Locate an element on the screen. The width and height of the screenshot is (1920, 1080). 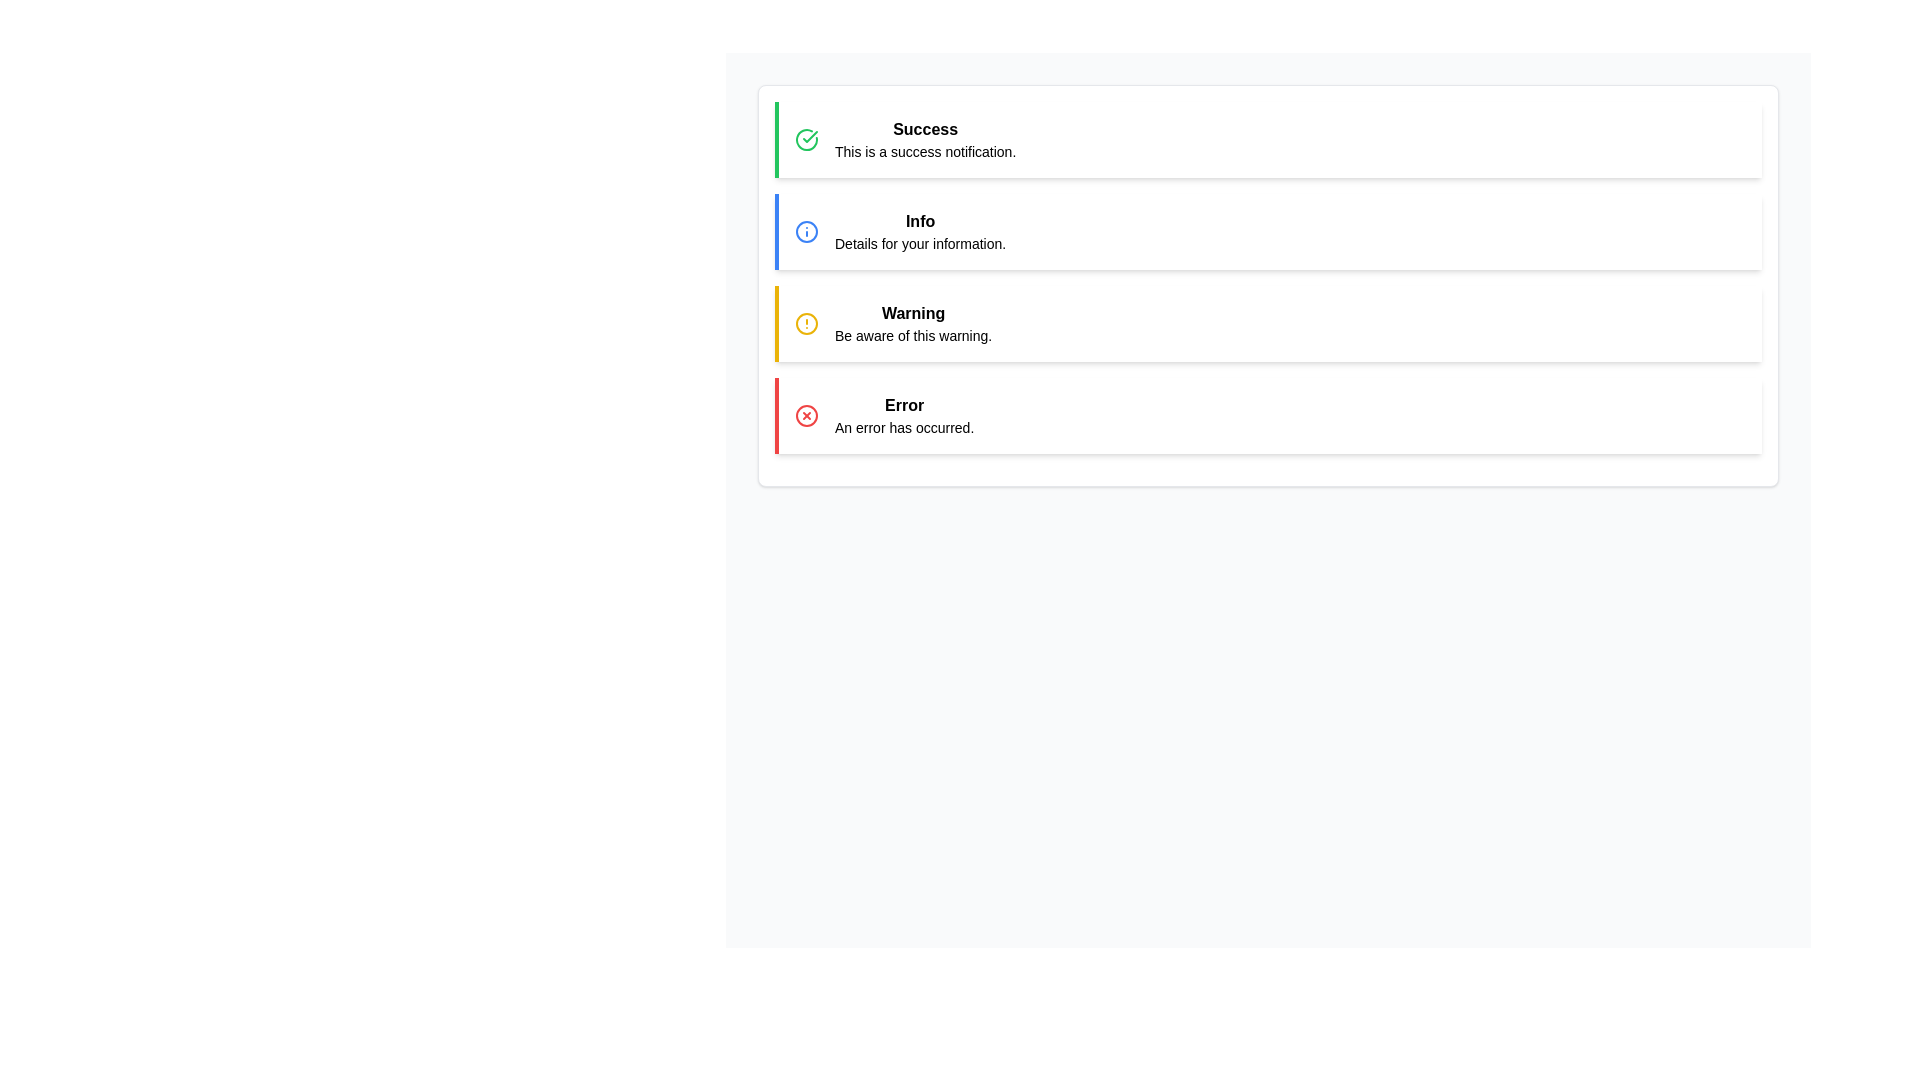
the static text element providing contextual information related to the 'Success' notification, positioned directly underneath the bolded text 'Success' is located at coordinates (924, 150).